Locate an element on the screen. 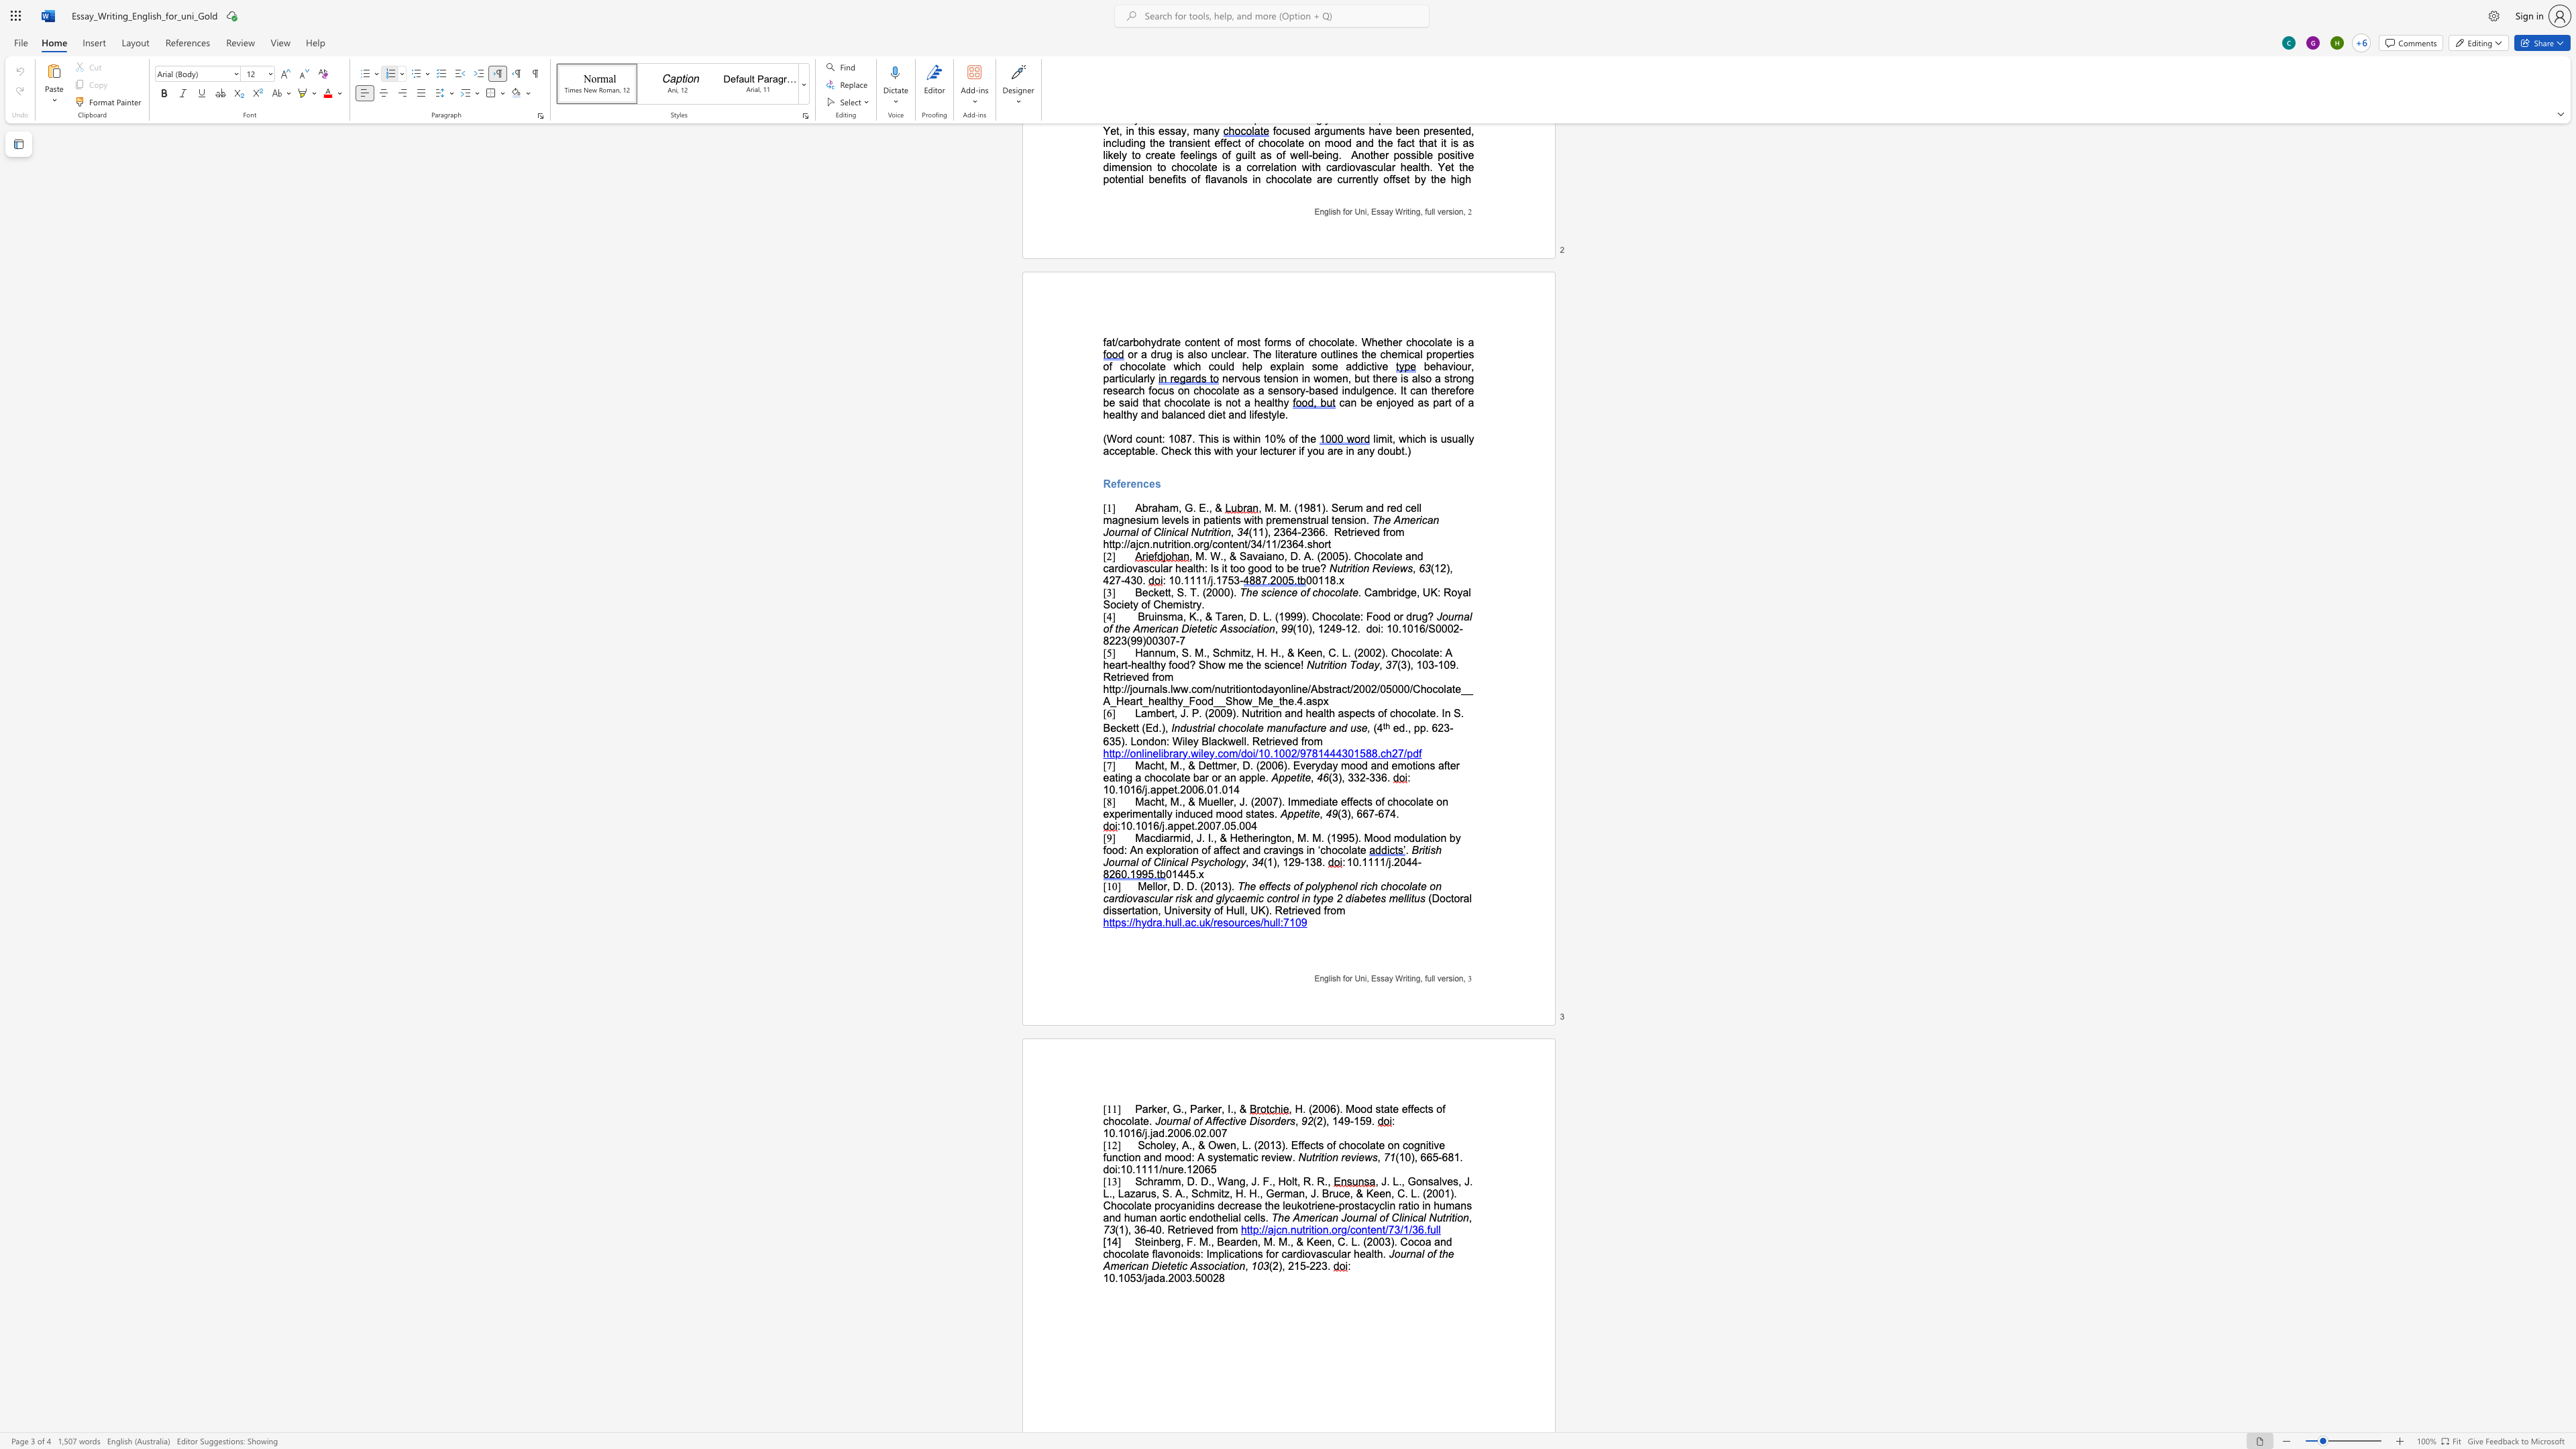 This screenshot has height=1449, width=2576. the space between the continuous character "." and "," in the text is located at coordinates (1181, 801).